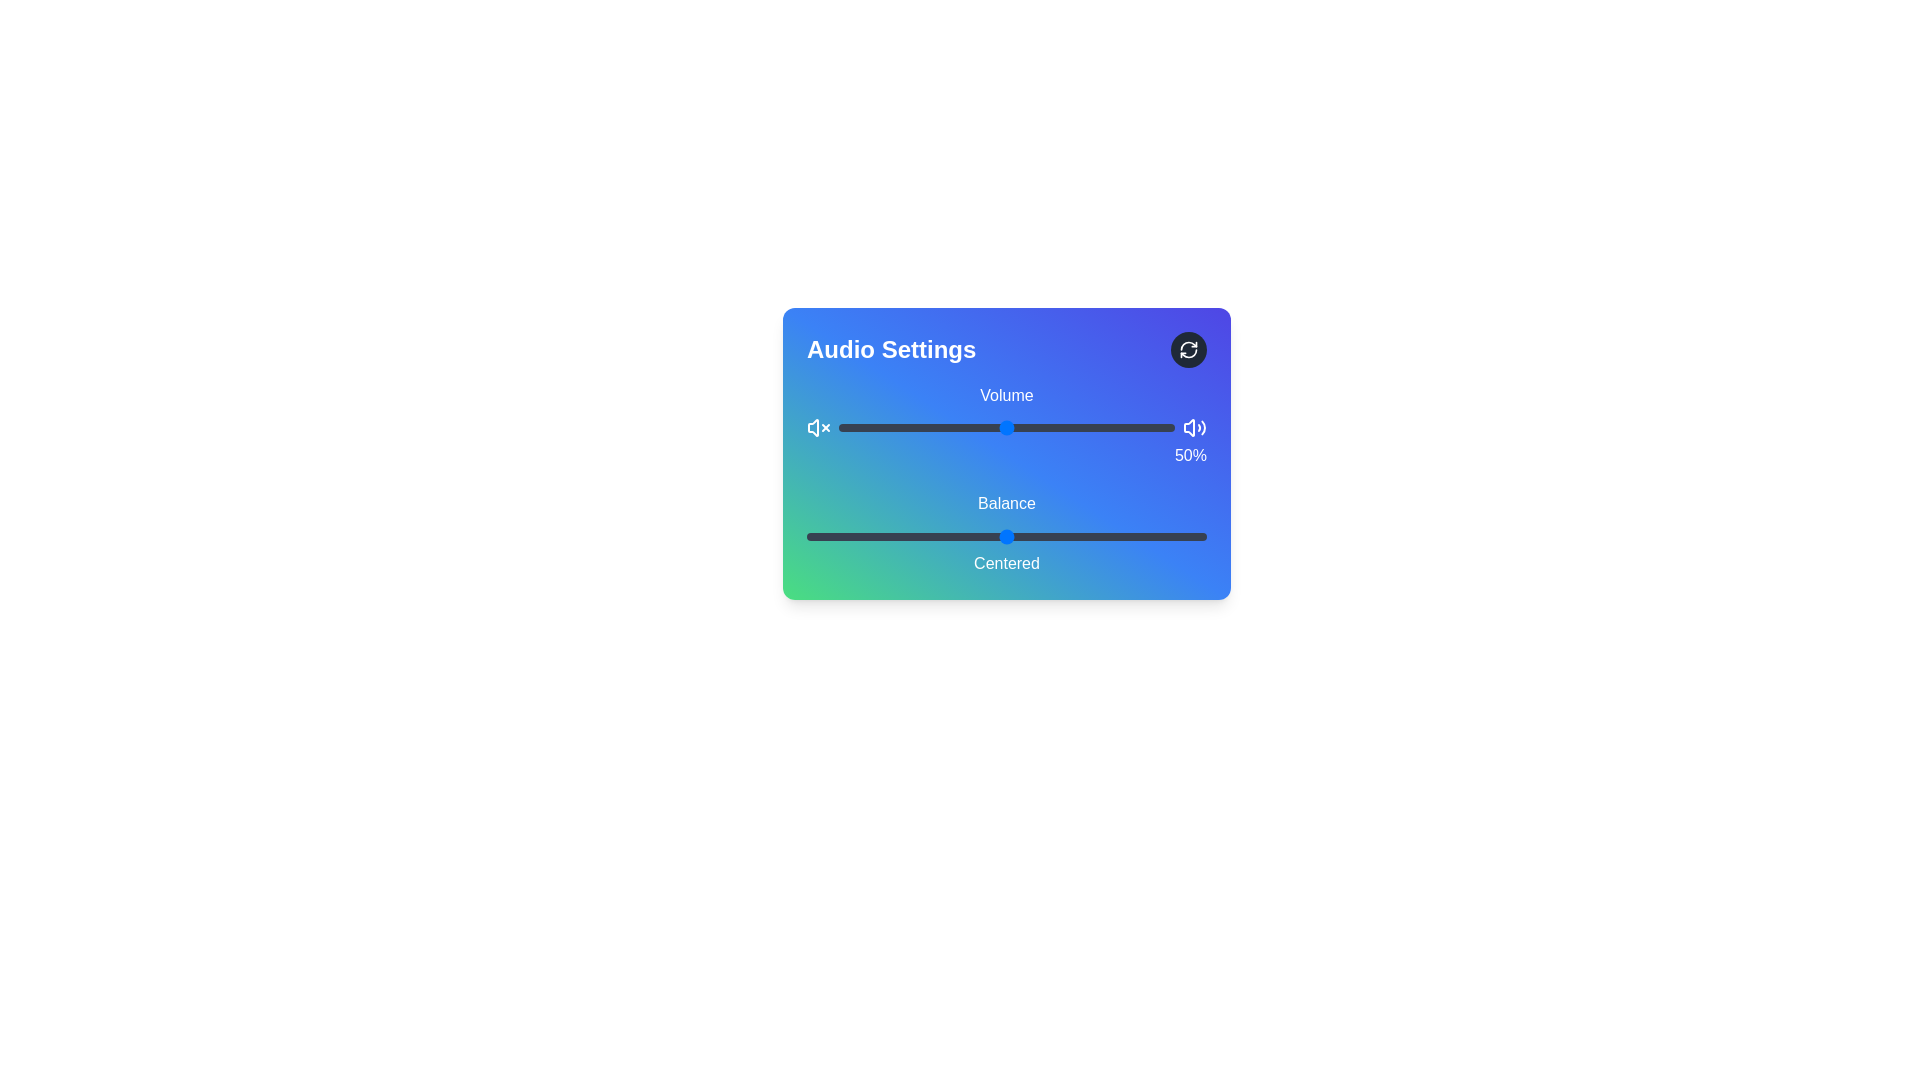 Image resolution: width=1920 pixels, height=1080 pixels. What do you see at coordinates (1007, 563) in the screenshot?
I see `the non-interactive text label indicating that the audio balance is centered, located at the bottom of the 'Balance' section` at bounding box center [1007, 563].